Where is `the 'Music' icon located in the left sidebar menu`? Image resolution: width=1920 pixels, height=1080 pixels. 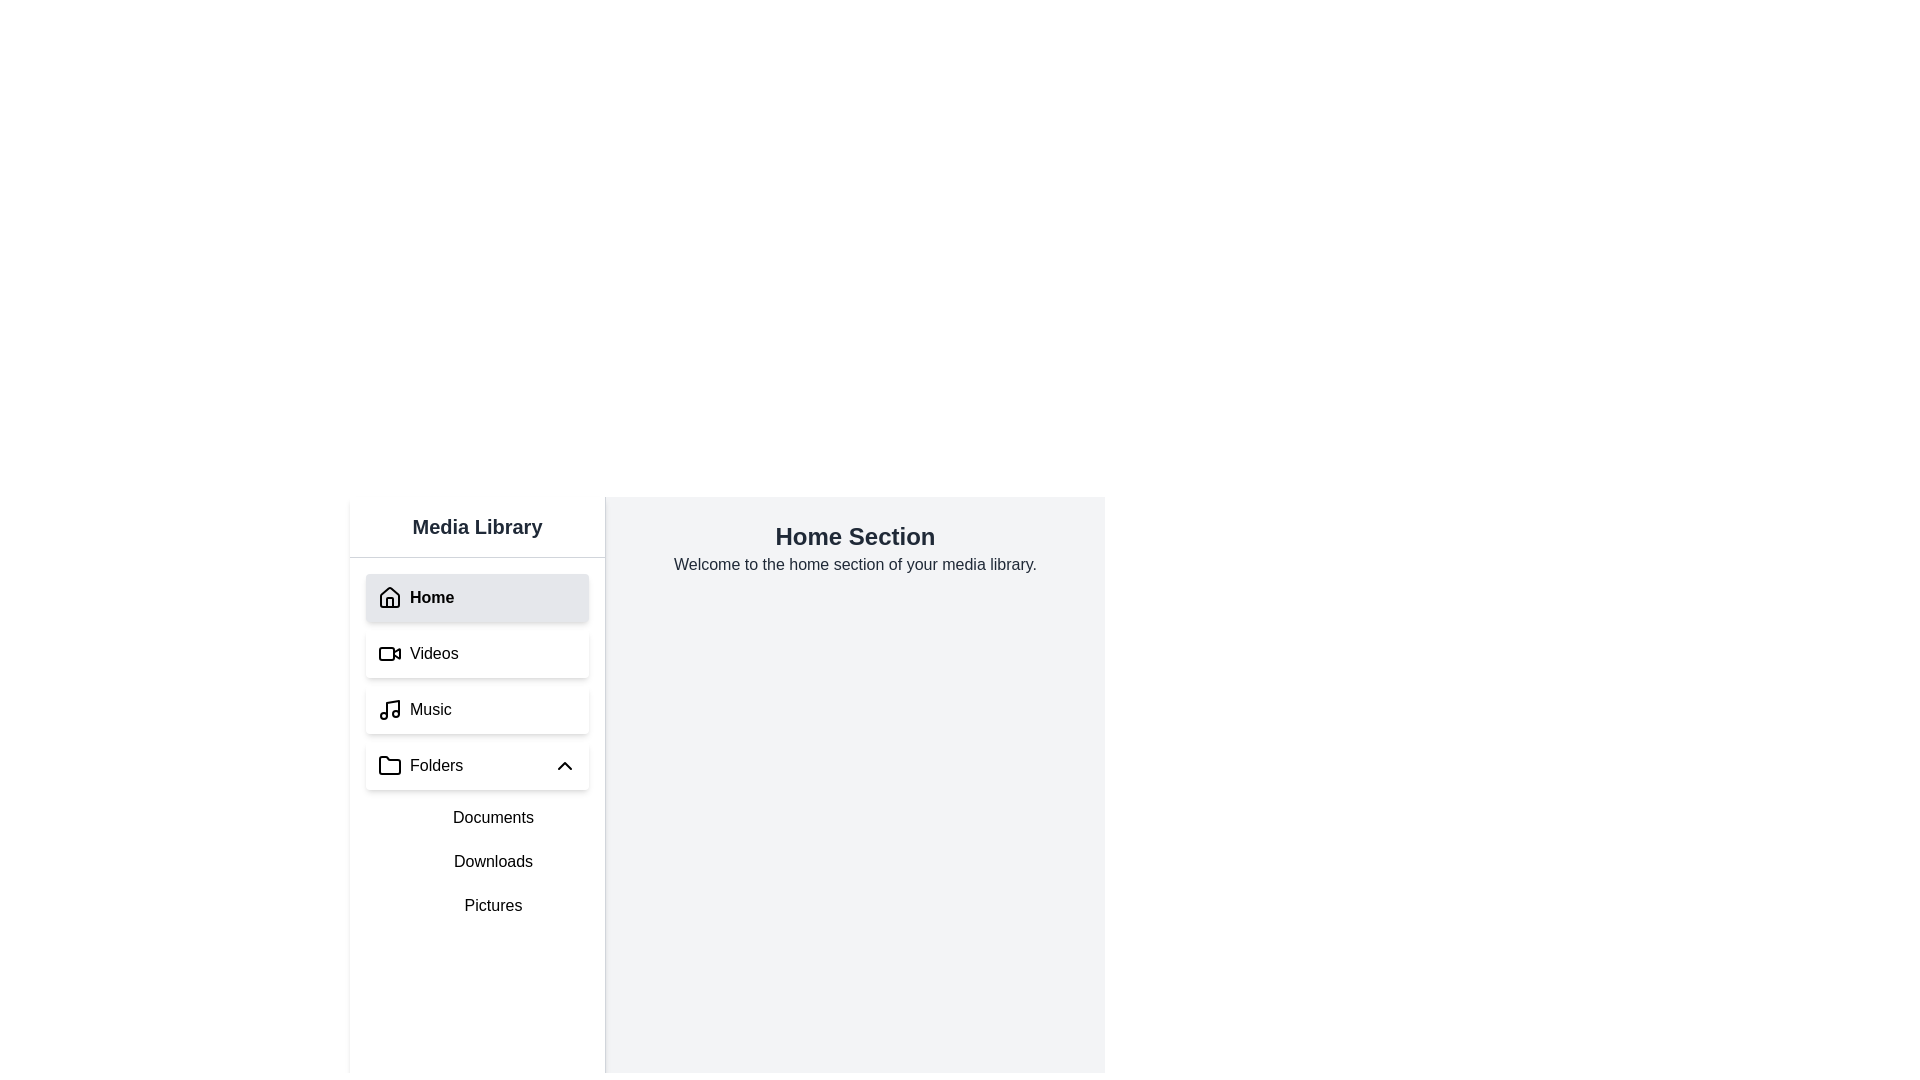
the 'Music' icon located in the left sidebar menu is located at coordinates (389, 708).